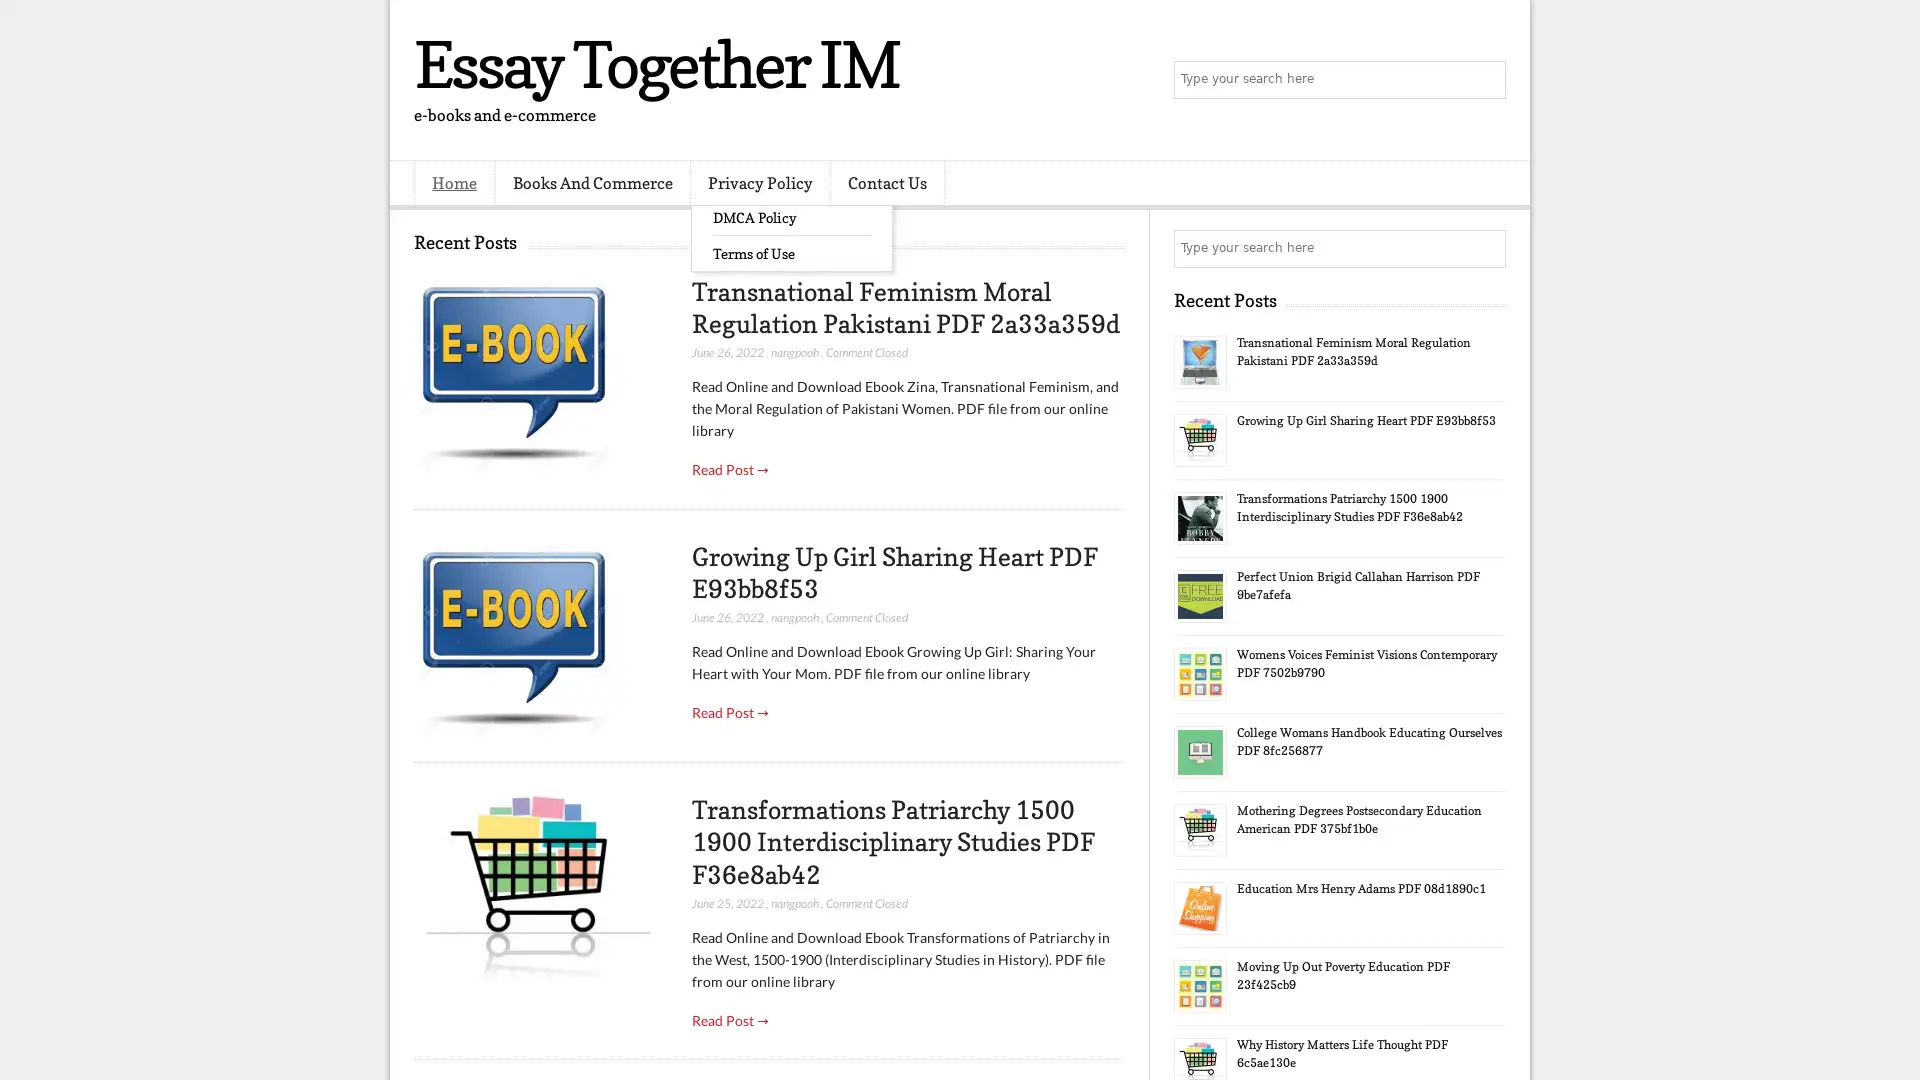  Describe the element at coordinates (1485, 248) in the screenshot. I see `Search` at that location.